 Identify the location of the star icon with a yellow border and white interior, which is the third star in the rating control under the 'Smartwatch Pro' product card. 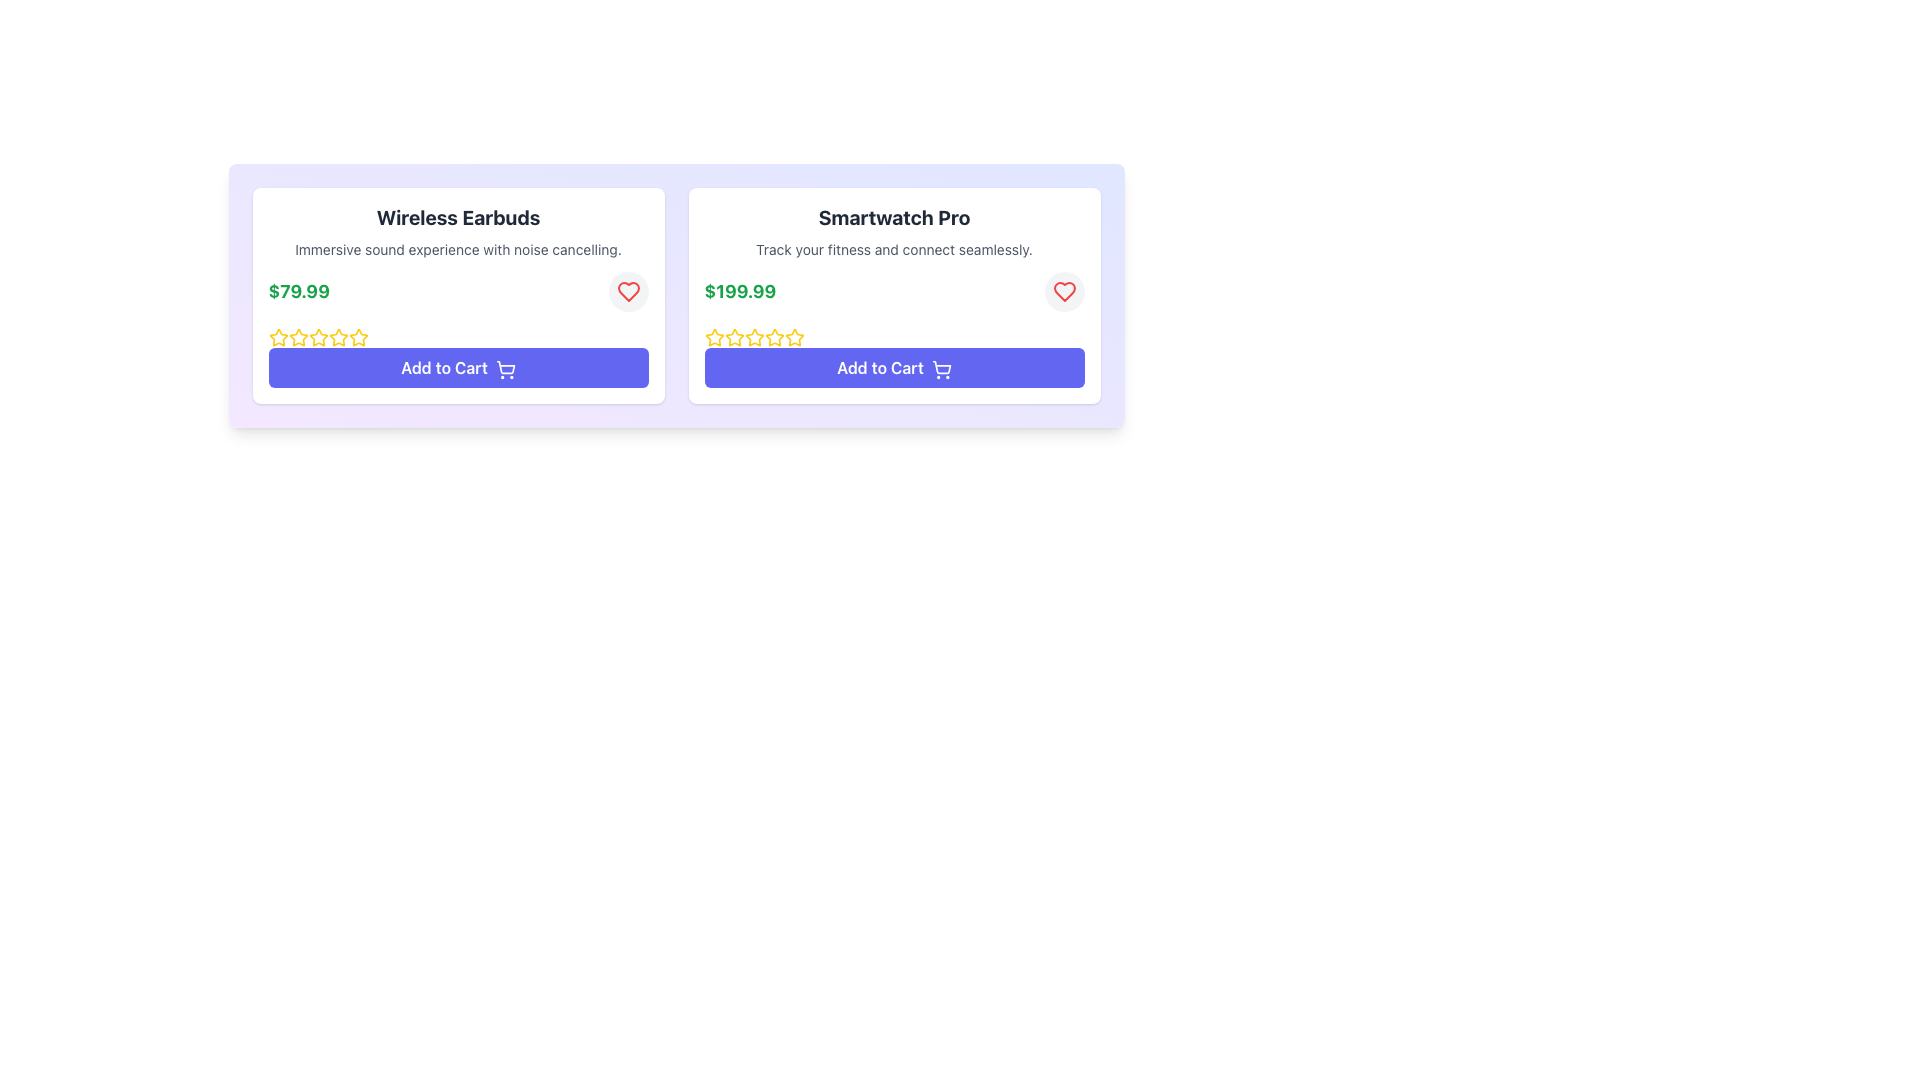
(773, 336).